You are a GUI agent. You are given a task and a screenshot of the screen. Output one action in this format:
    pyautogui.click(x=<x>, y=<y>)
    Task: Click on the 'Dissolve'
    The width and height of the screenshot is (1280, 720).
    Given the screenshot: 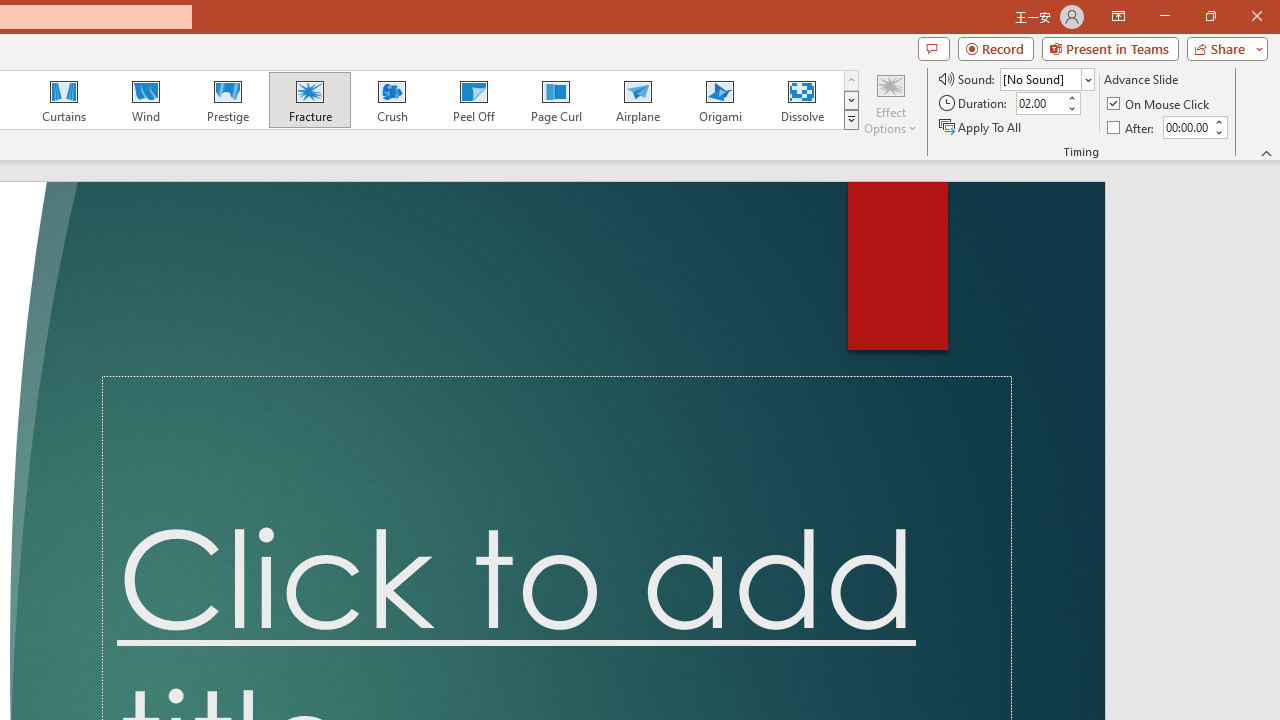 What is the action you would take?
    pyautogui.click(x=802, y=100)
    